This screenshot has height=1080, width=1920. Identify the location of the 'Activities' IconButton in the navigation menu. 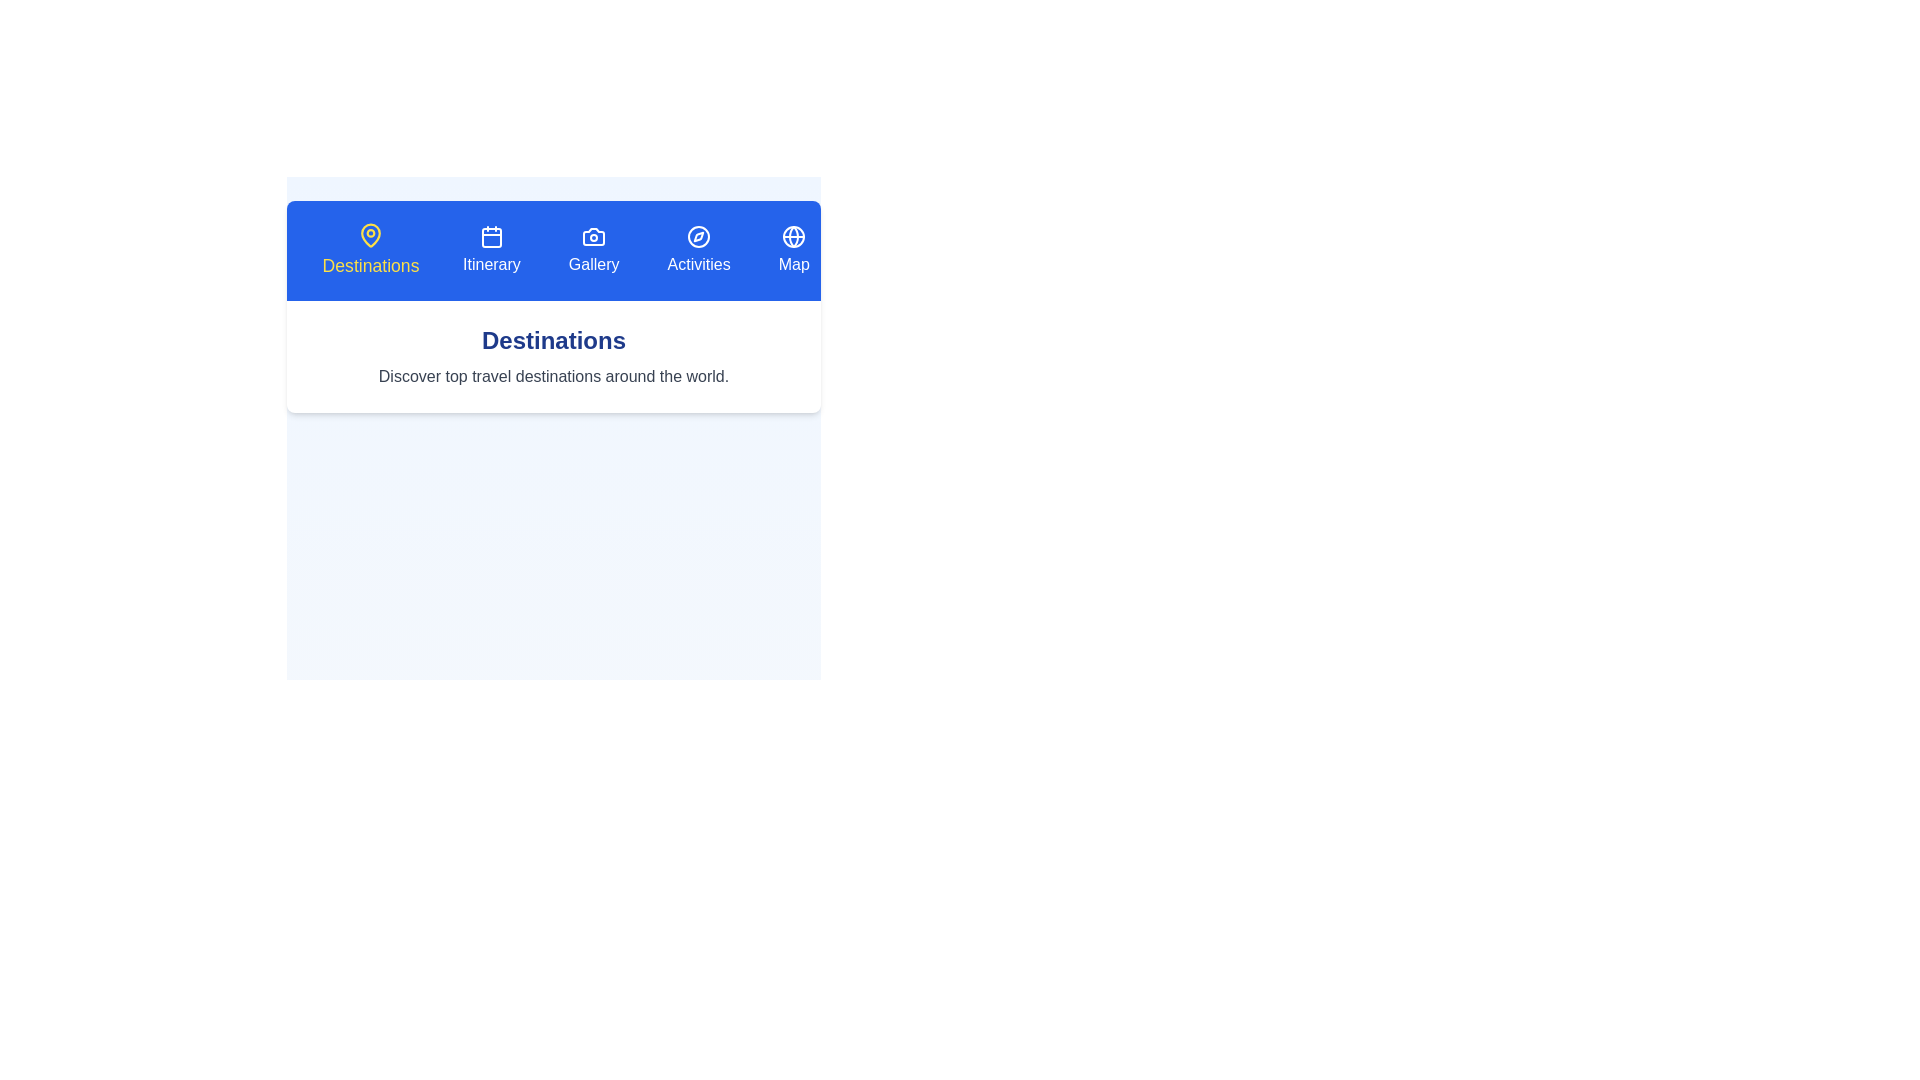
(699, 235).